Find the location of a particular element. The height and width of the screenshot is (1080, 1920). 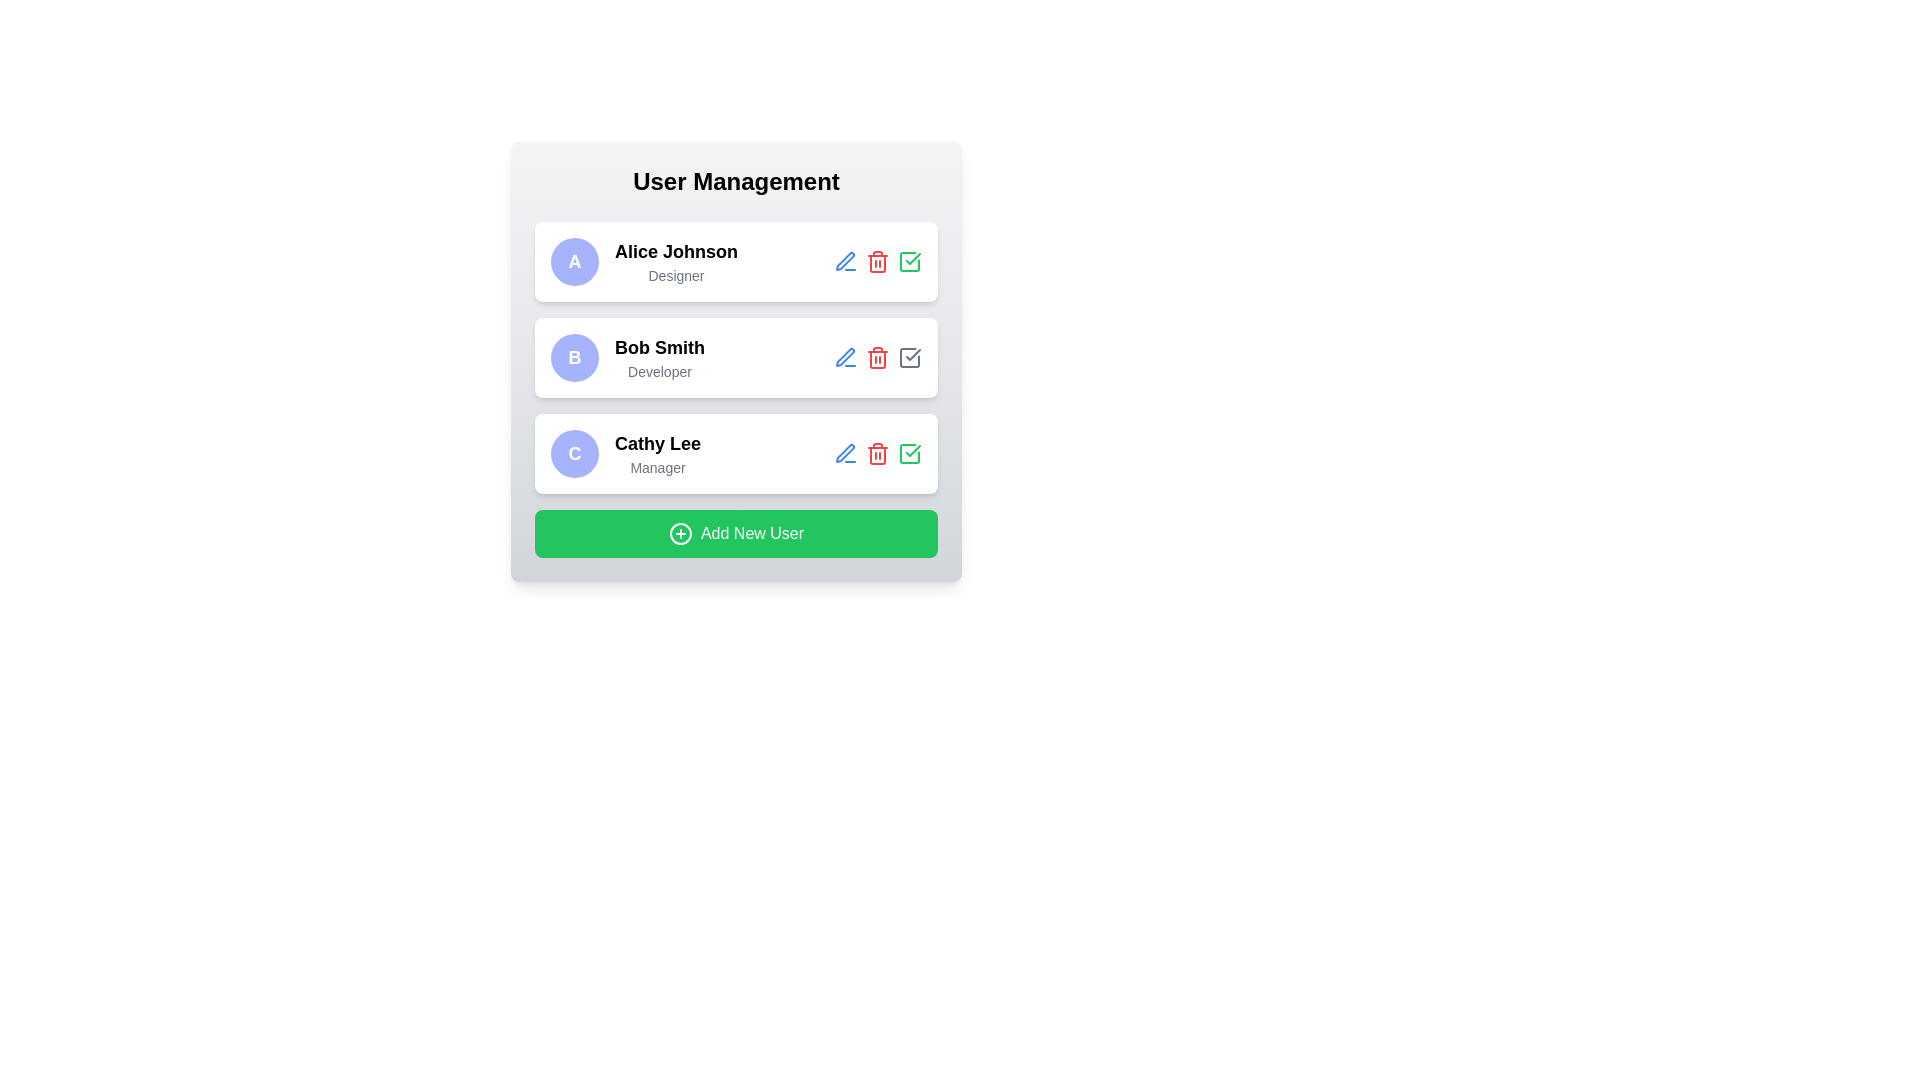

the check icon located next to 'Alice Johnson' in the control panel is located at coordinates (912, 353).